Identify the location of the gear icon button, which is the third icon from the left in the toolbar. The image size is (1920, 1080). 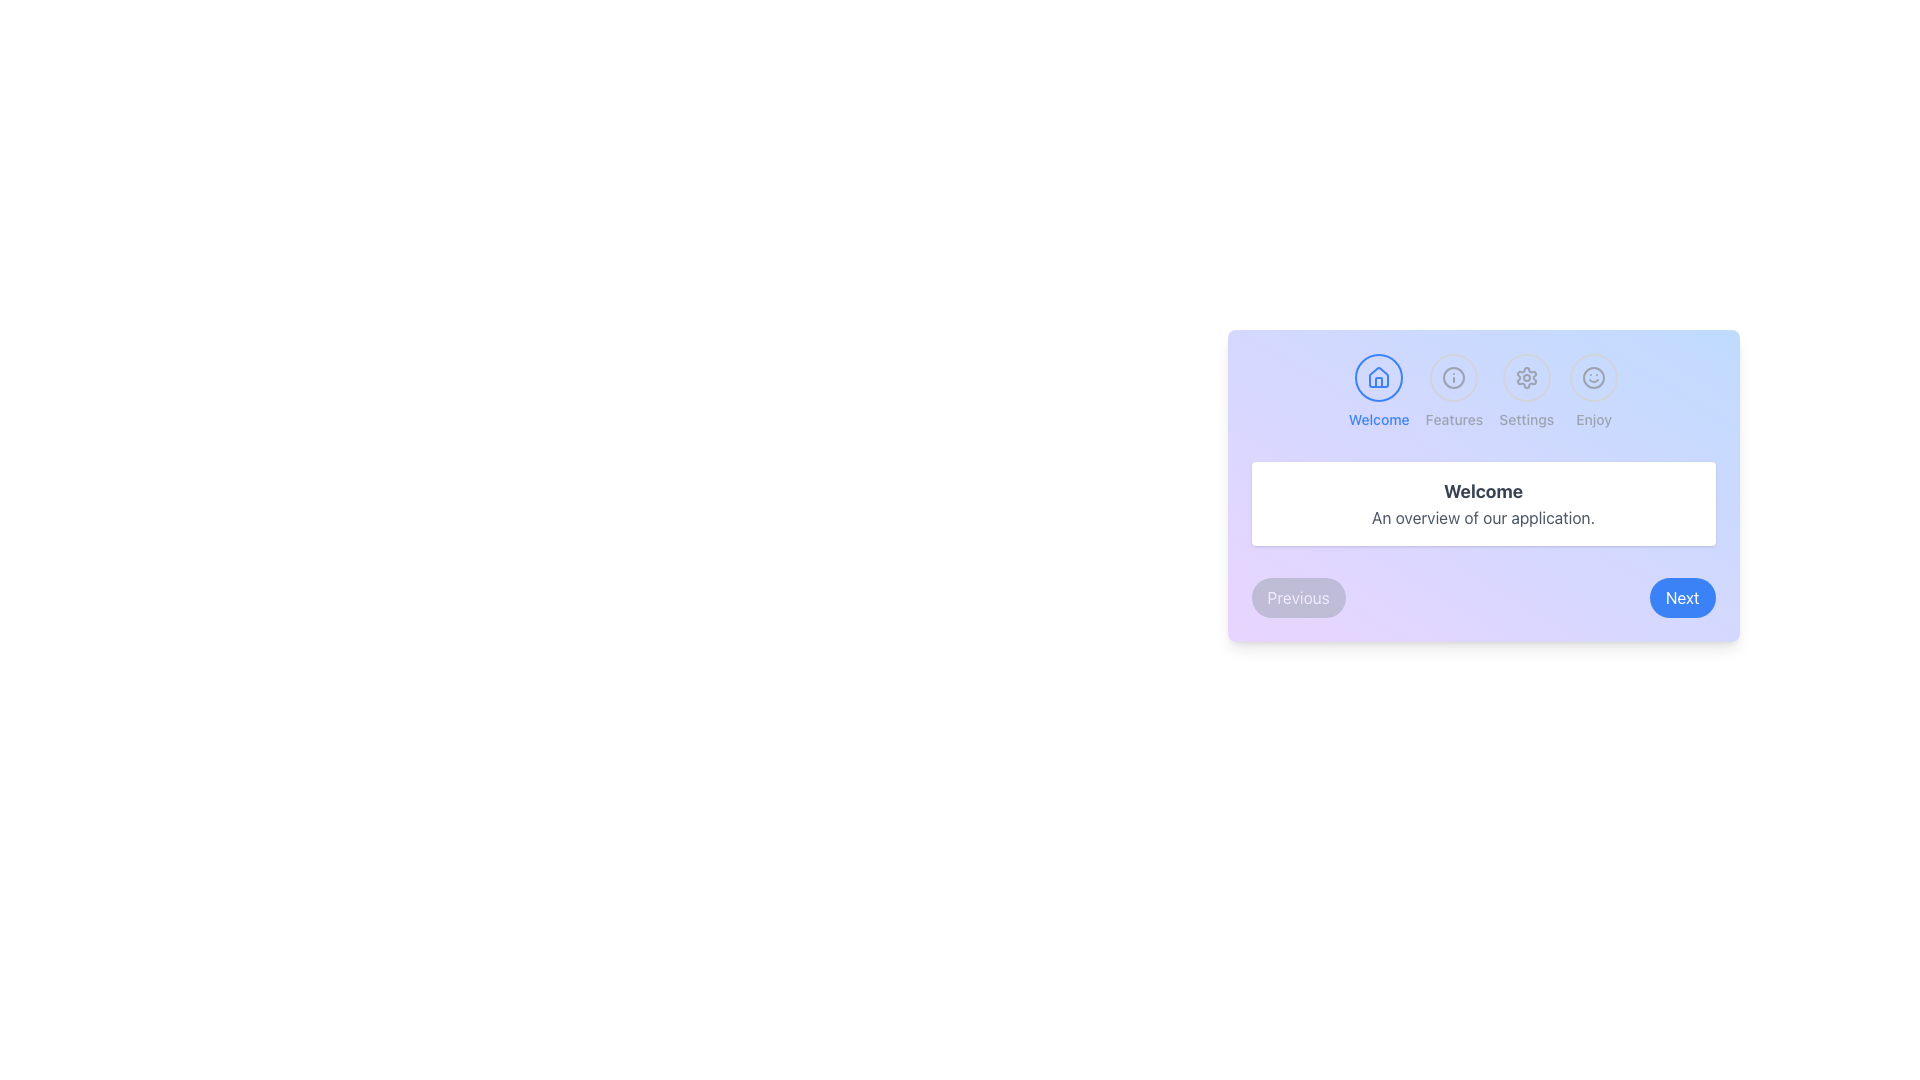
(1525, 378).